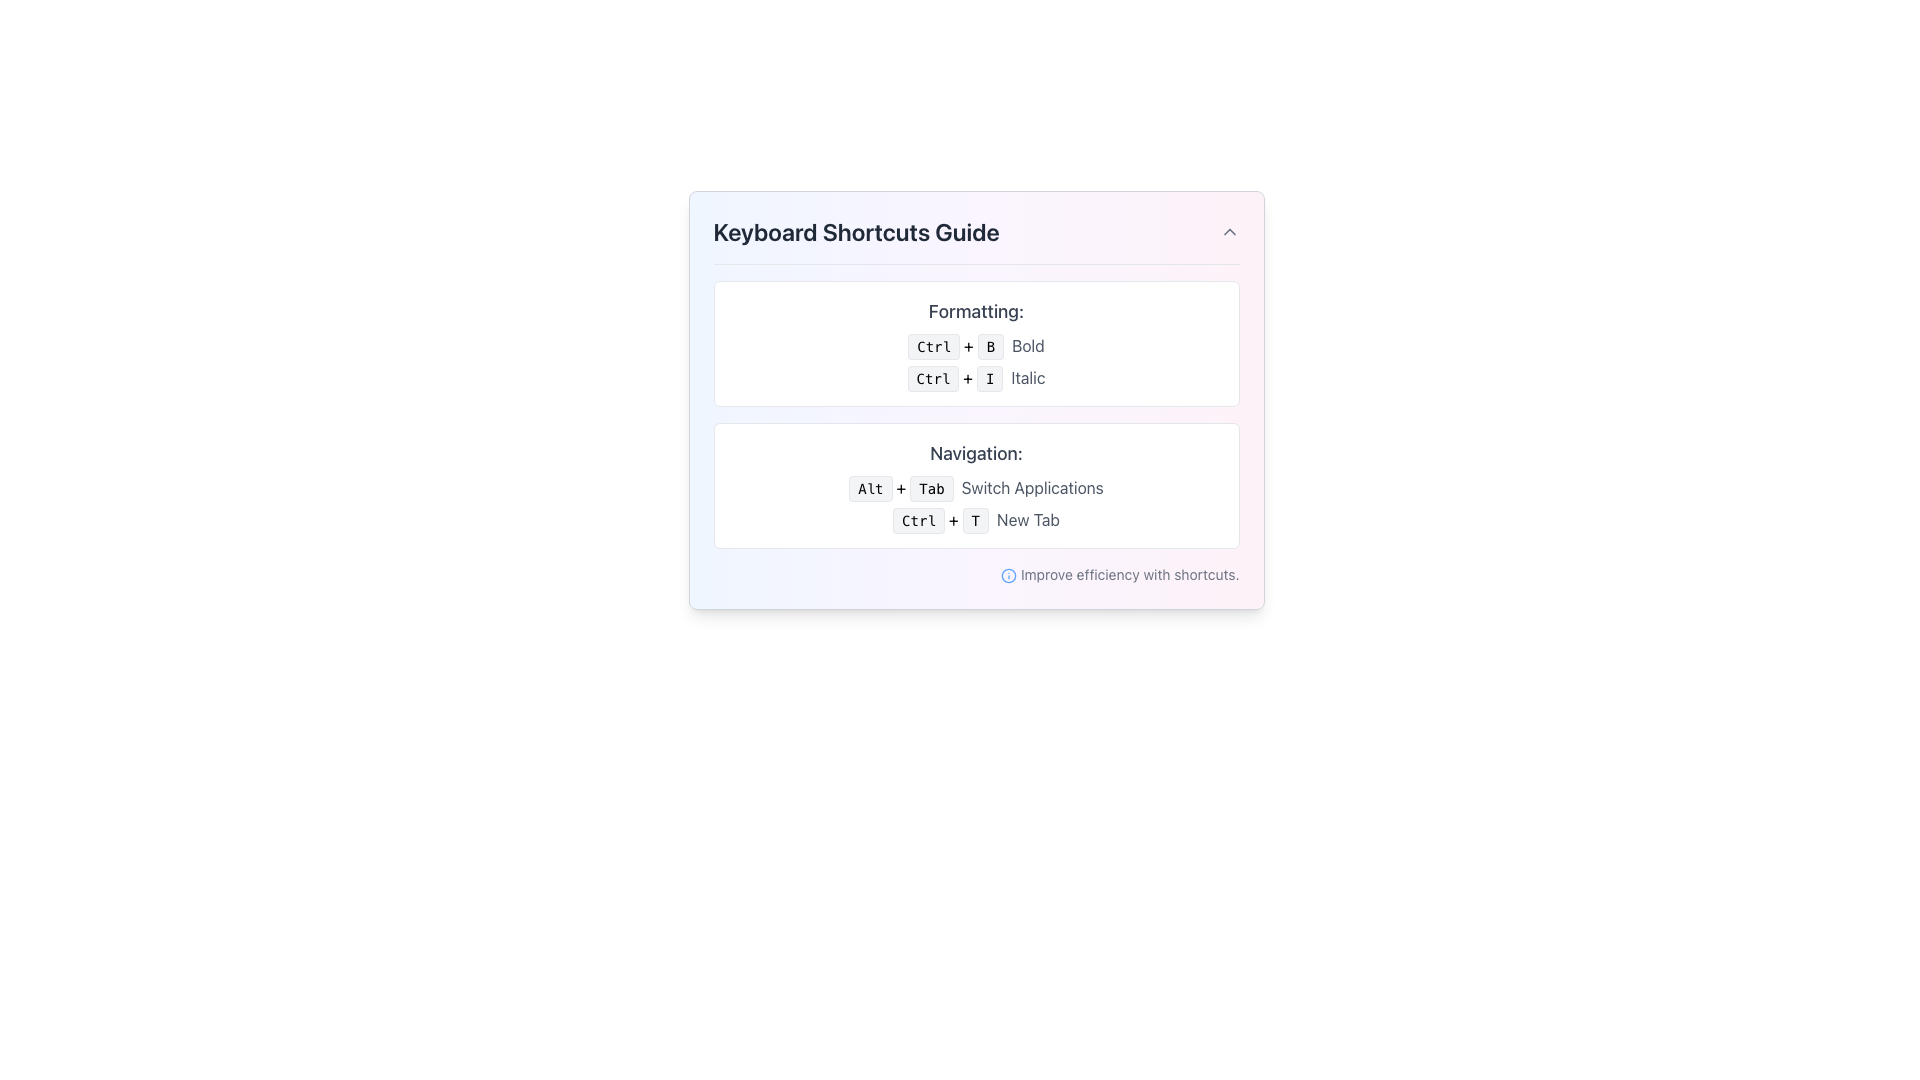 This screenshot has height=1080, width=1920. Describe the element at coordinates (952, 519) in the screenshot. I see `the Text Label that signifies the keyboard shortcut 'Ctrl+T' for opening a new tab, which is centrally aligned between the 'Ctrl' and 'T' buttons` at that location.